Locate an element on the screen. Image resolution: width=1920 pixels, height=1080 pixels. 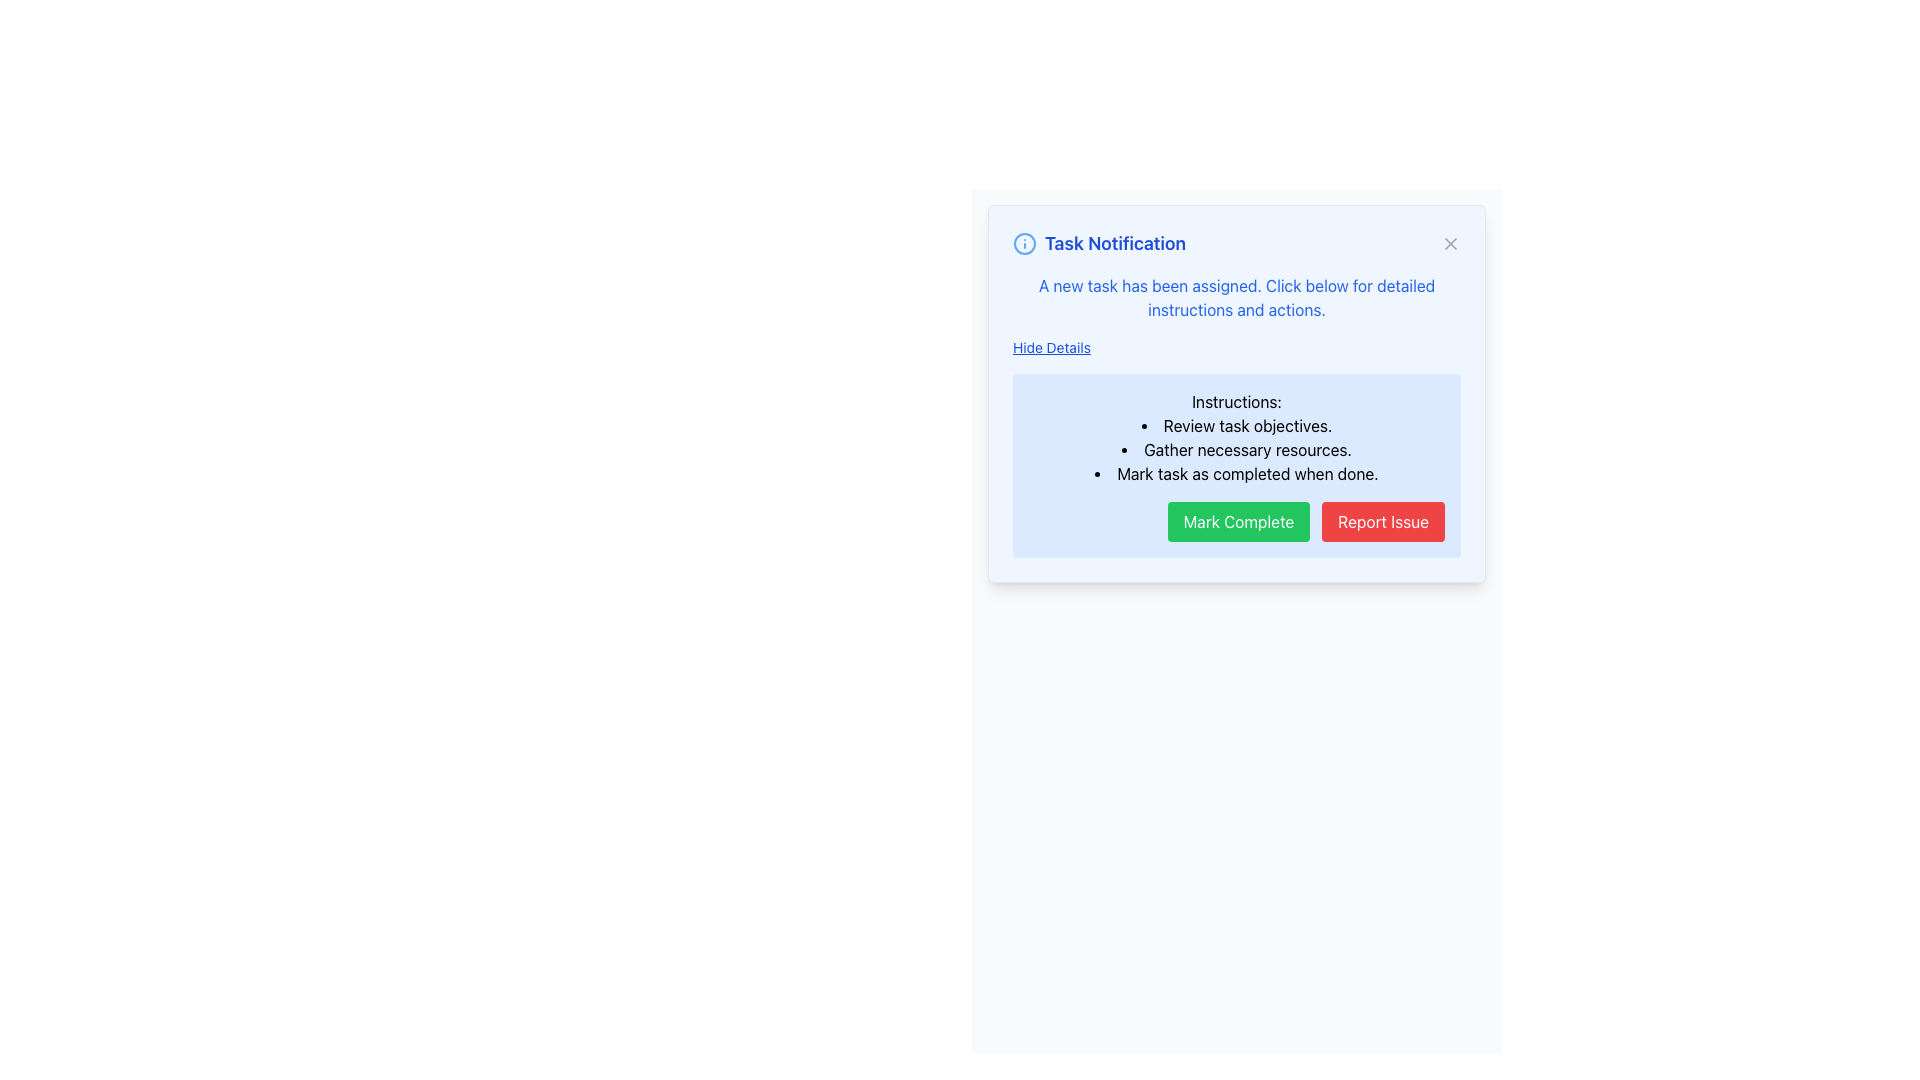
the informational alert icon located in the top-left section of the notification card, adjacent to the main text title 'Task Notification' is located at coordinates (1025, 242).